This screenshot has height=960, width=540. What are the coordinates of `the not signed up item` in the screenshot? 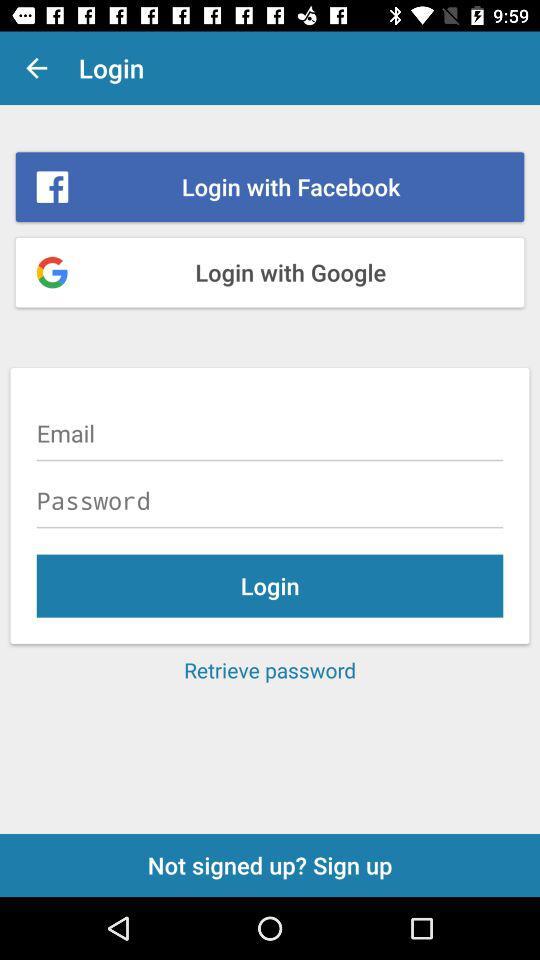 It's located at (270, 864).